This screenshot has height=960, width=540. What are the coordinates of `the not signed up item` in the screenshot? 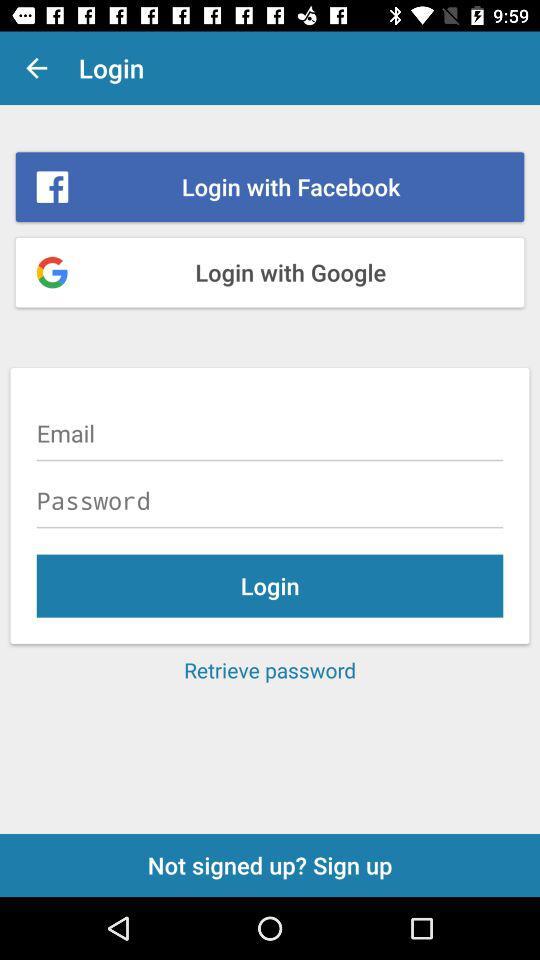 It's located at (270, 864).